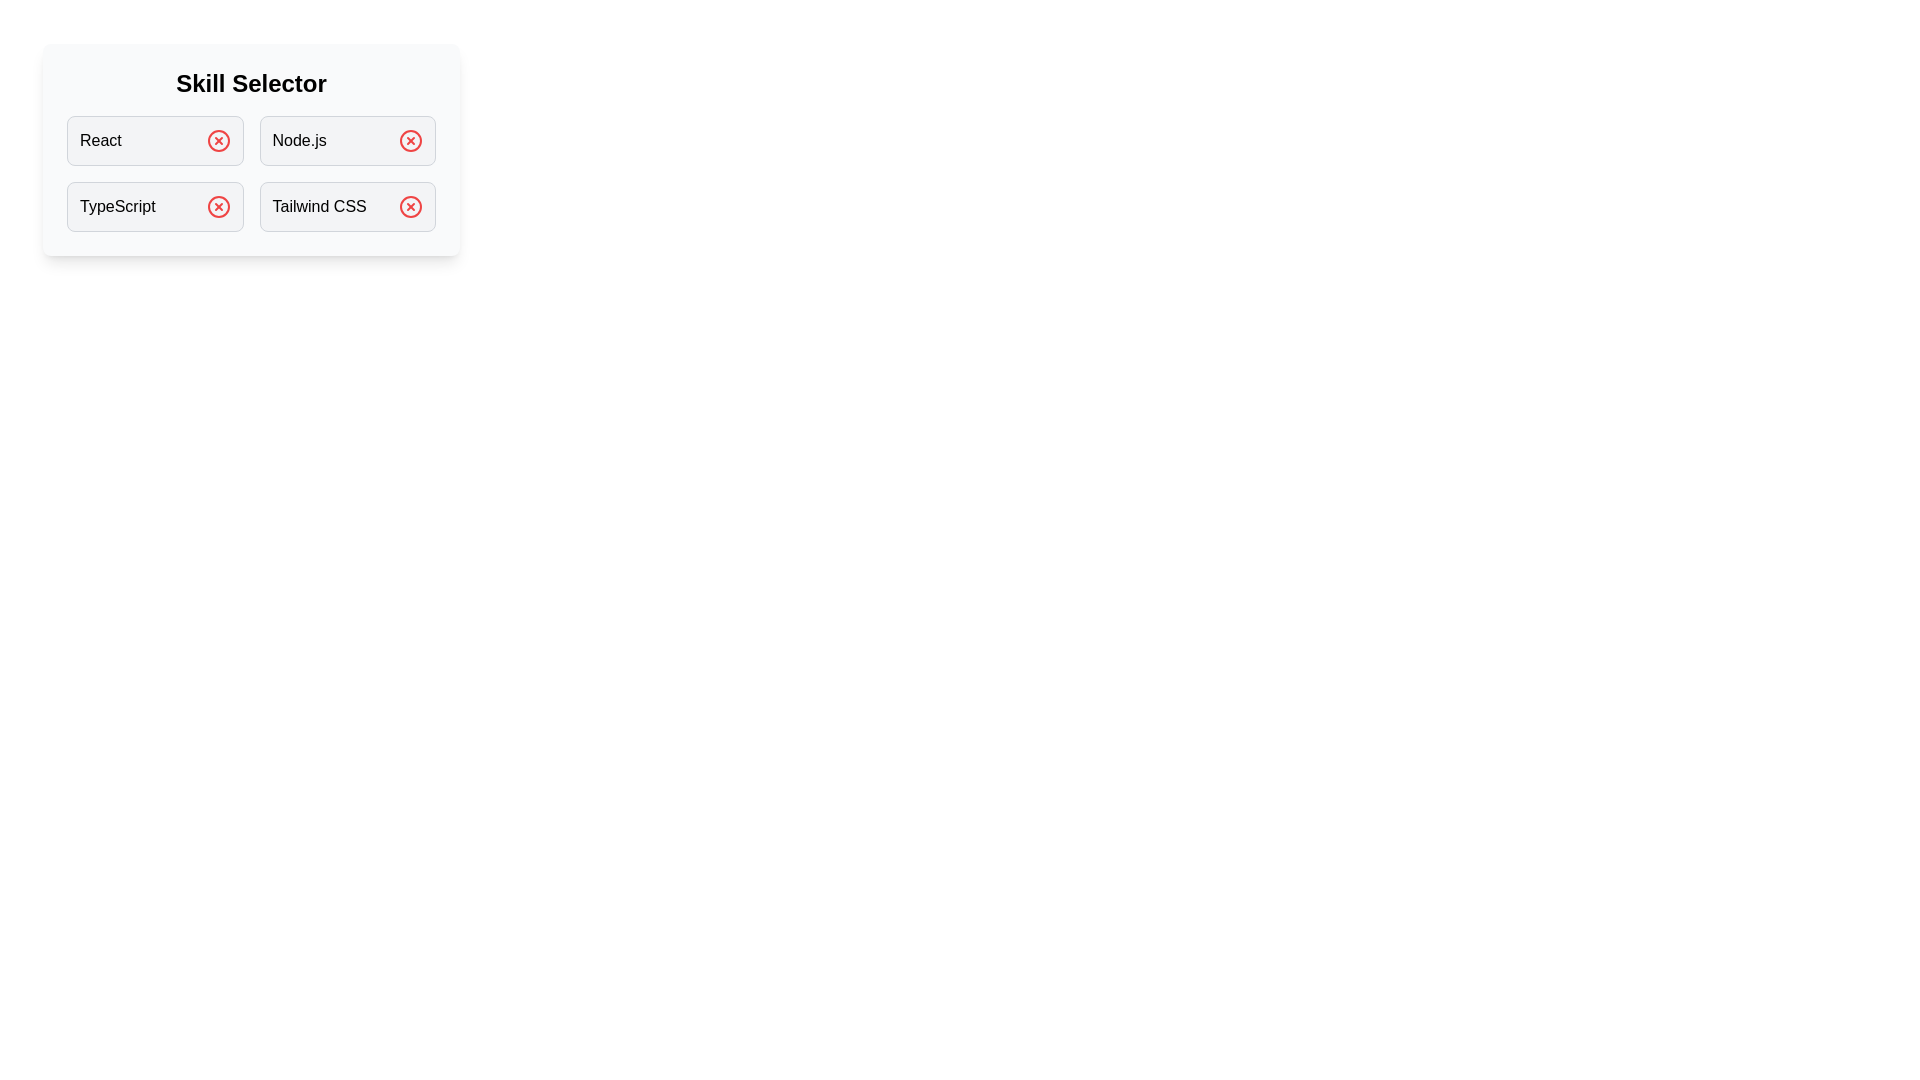 The height and width of the screenshot is (1080, 1920). What do you see at coordinates (347, 140) in the screenshot?
I see `the skill Node.js by clicking on its box` at bounding box center [347, 140].